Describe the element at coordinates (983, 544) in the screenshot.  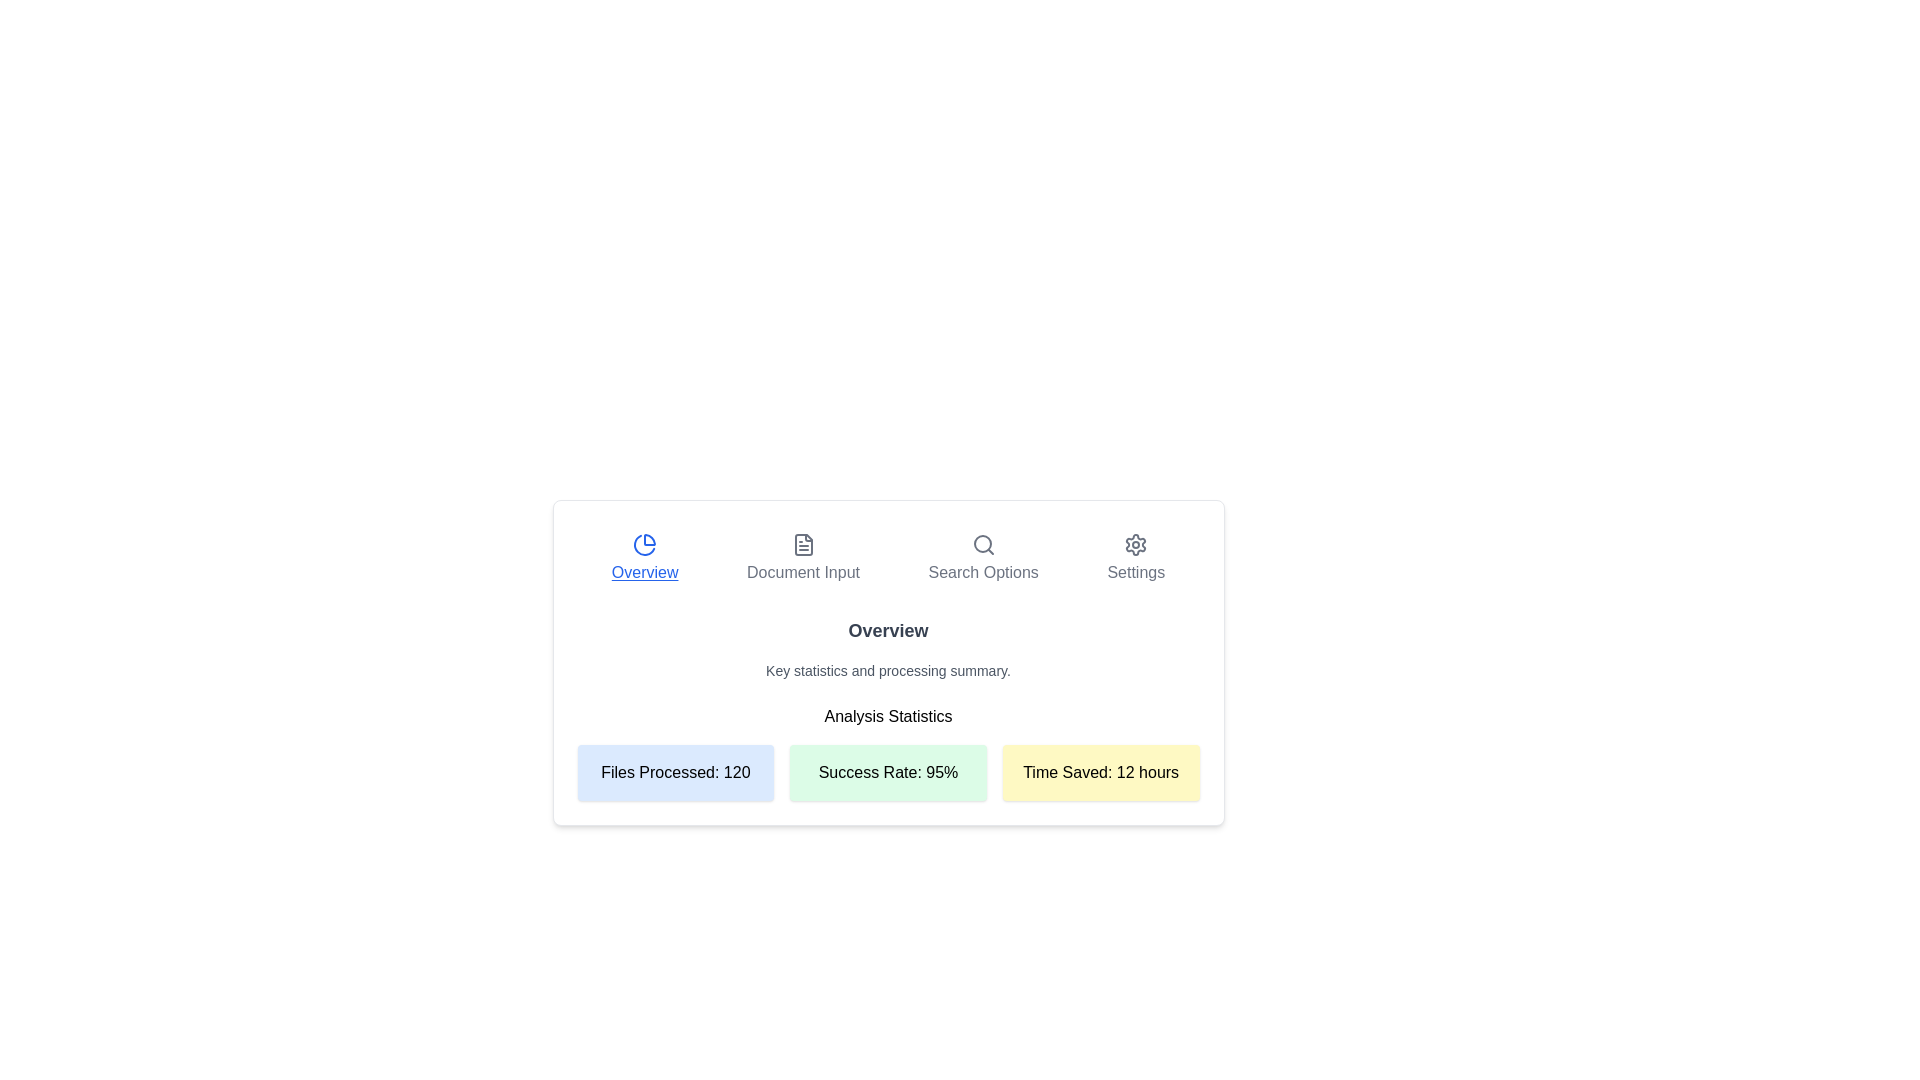
I see `the magnifying glass icon in the 'Search Options' item located in the top navigation bar` at that location.